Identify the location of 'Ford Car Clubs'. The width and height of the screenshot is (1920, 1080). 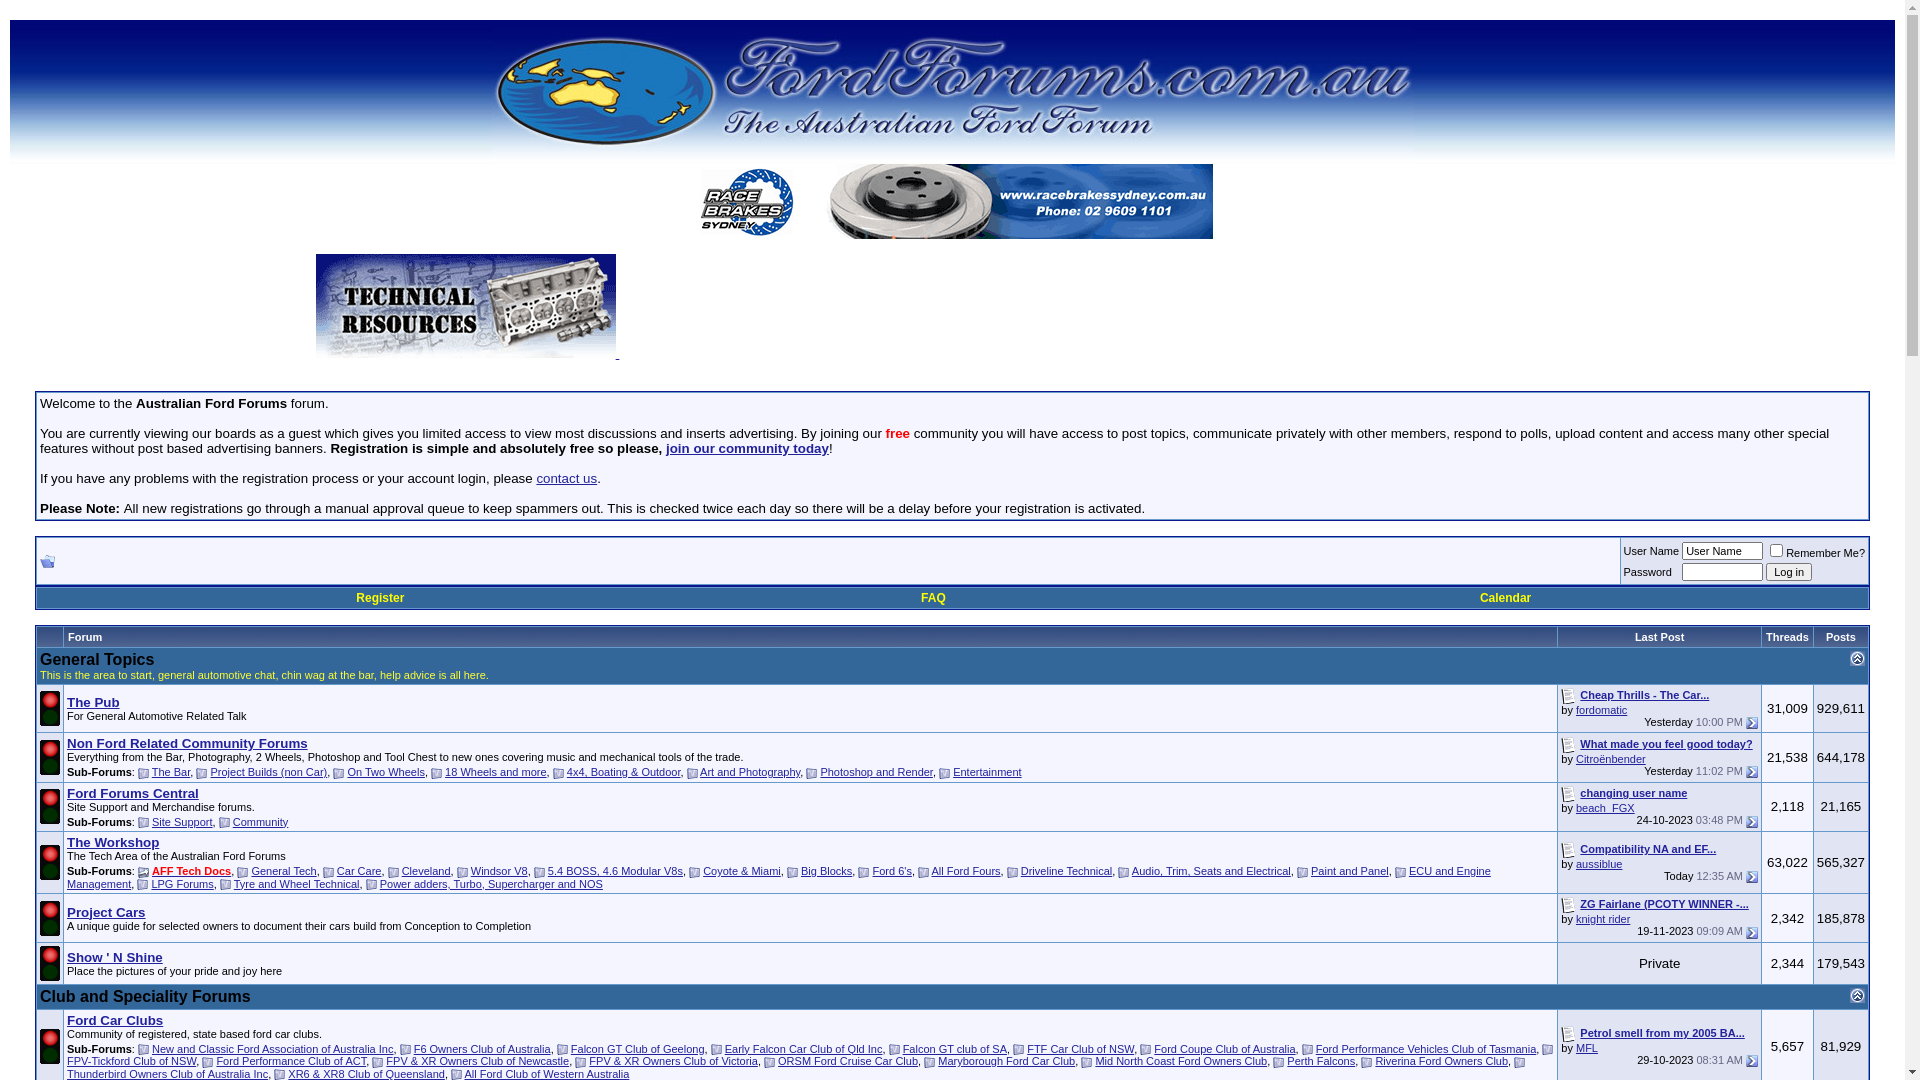
(114, 1020).